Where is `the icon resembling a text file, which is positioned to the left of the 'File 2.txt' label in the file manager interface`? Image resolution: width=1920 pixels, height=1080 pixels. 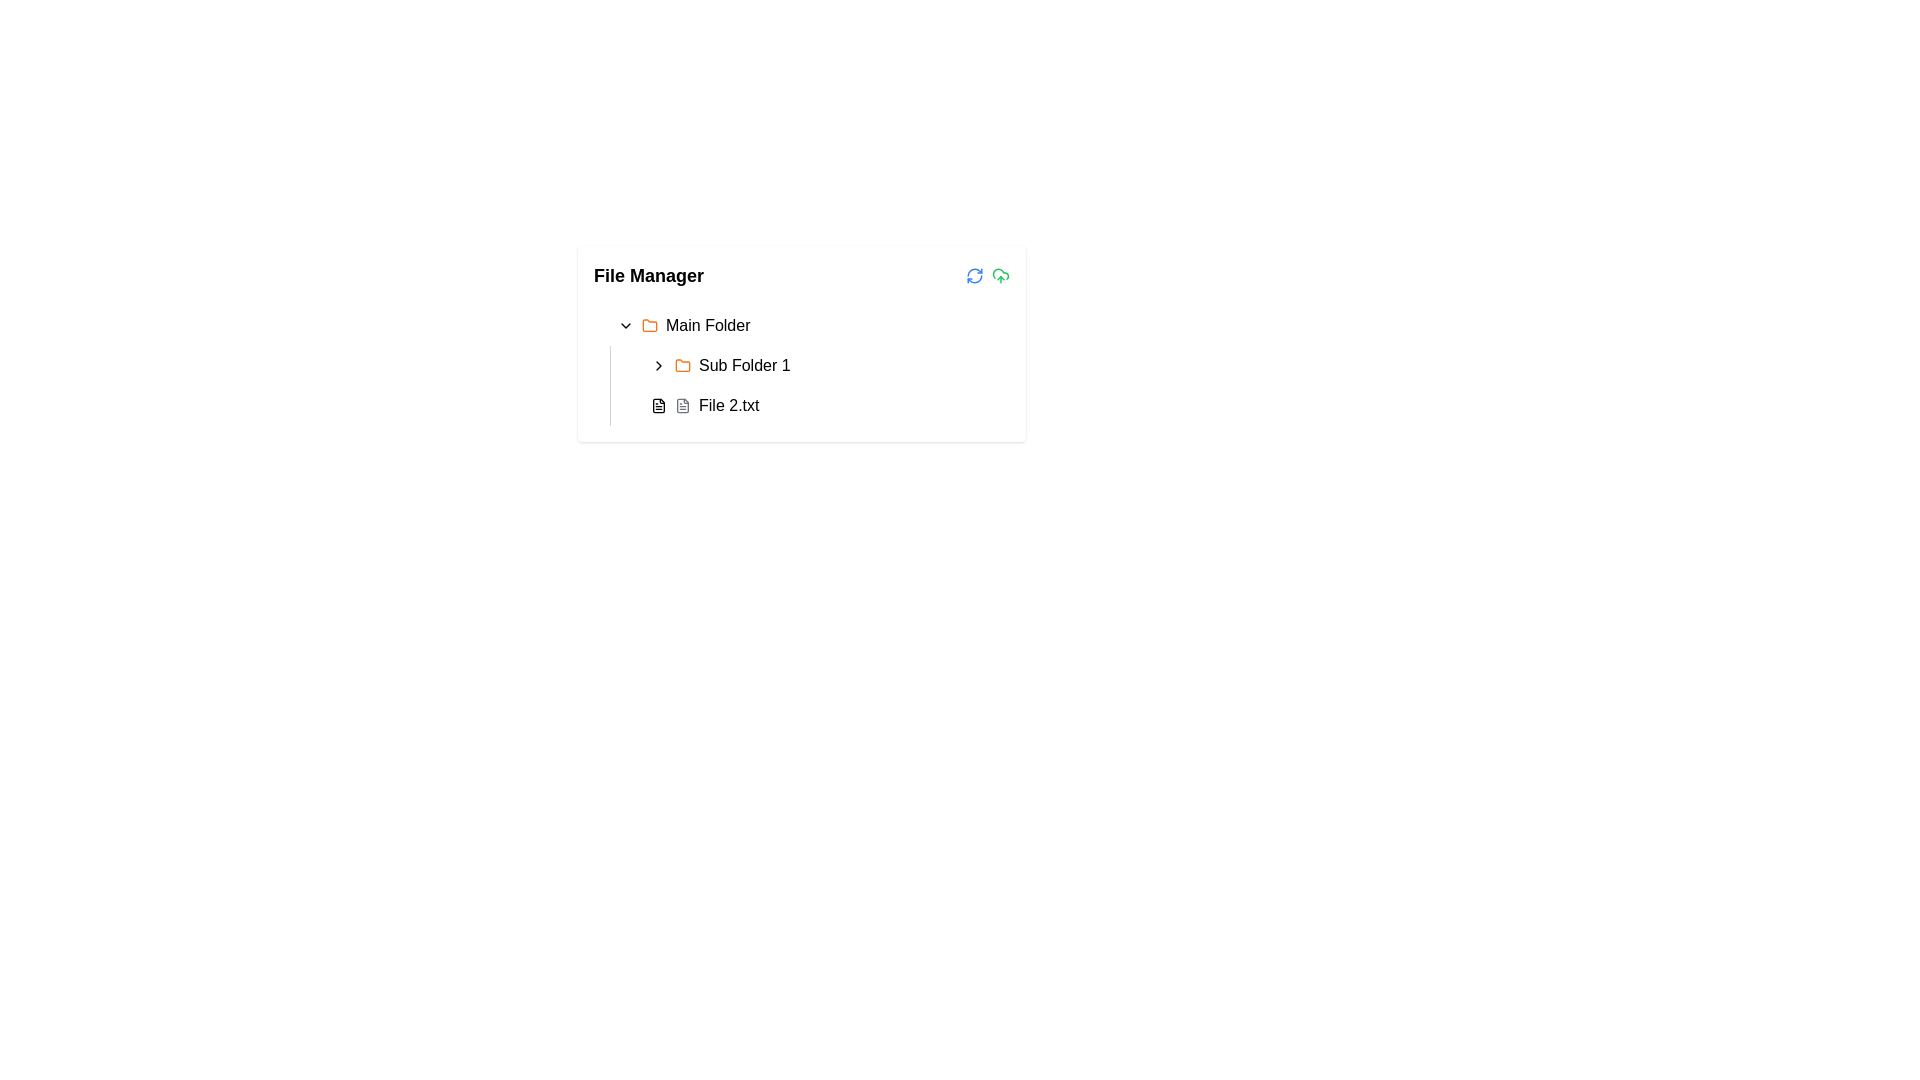 the icon resembling a text file, which is positioned to the left of the 'File 2.txt' label in the file manager interface is located at coordinates (682, 405).